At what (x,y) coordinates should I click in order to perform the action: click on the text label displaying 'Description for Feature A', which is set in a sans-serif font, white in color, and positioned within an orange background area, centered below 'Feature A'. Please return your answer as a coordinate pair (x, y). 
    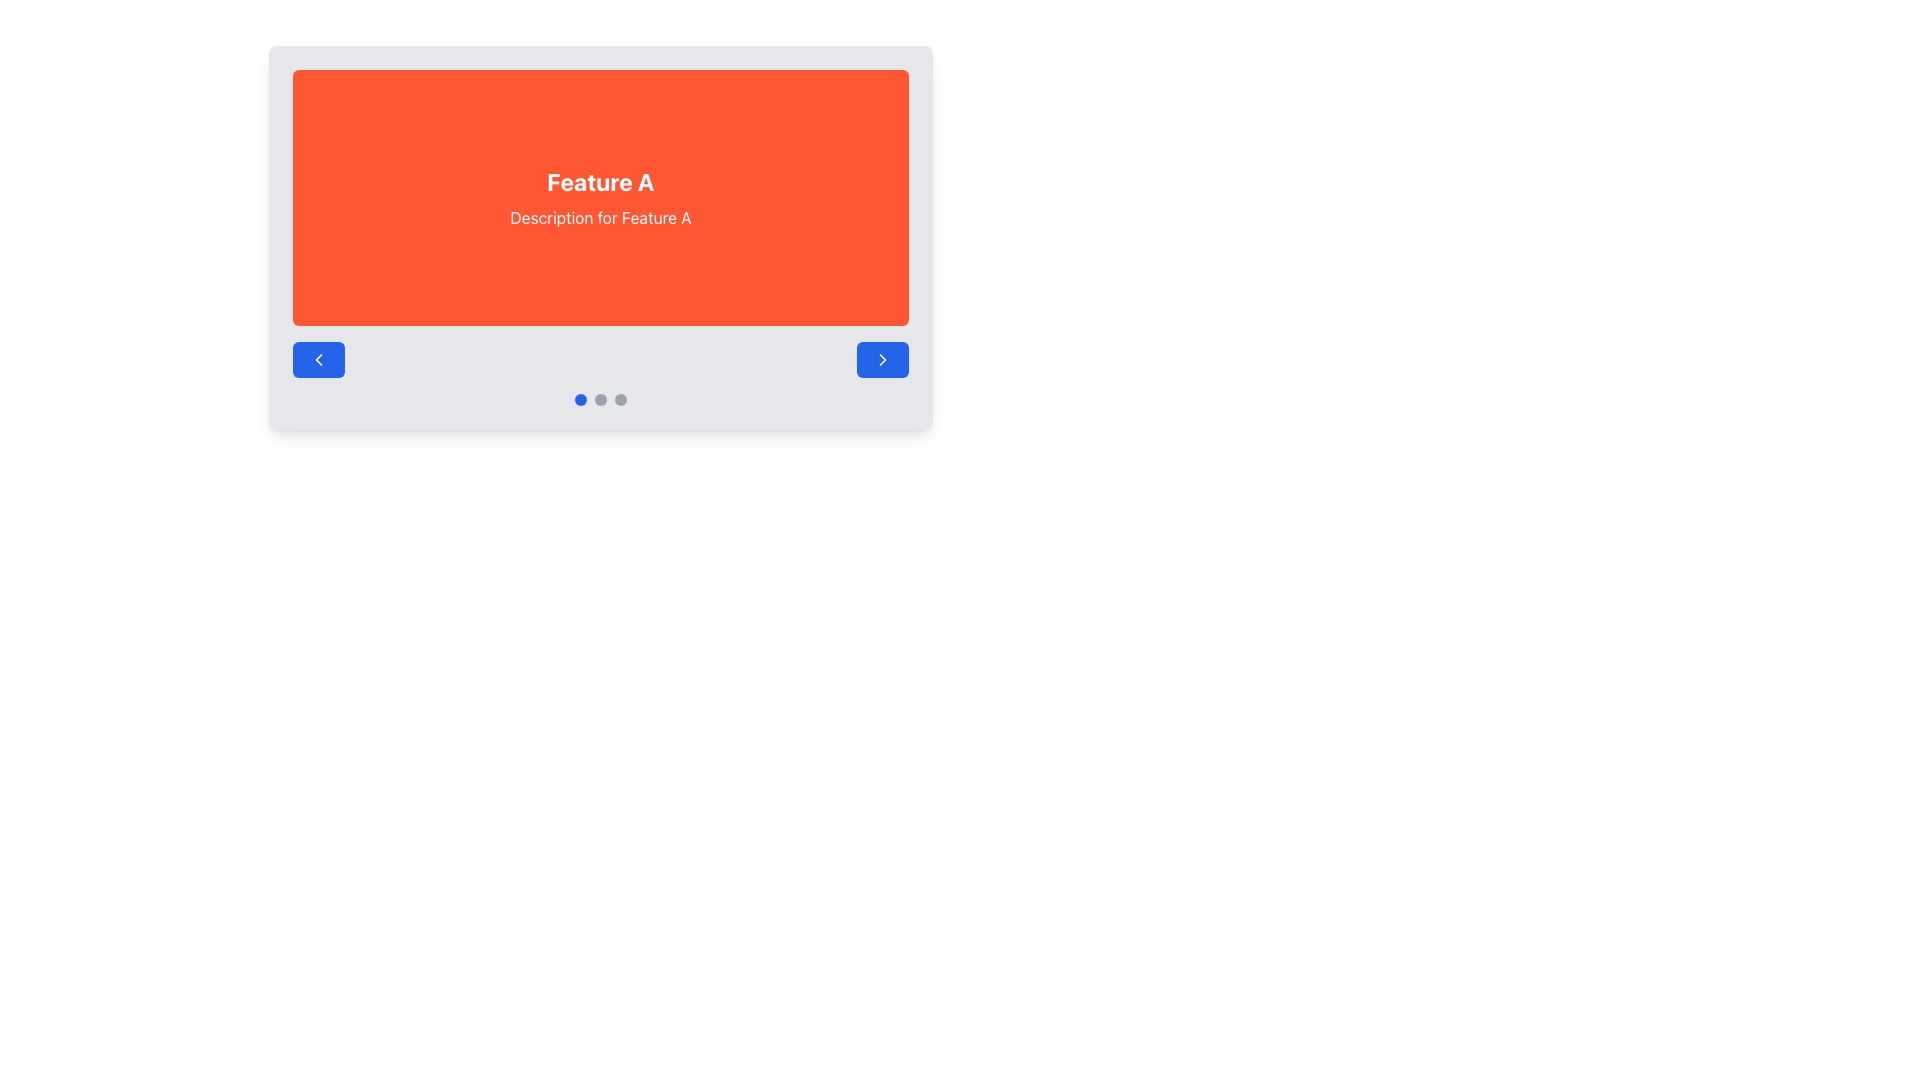
    Looking at the image, I should click on (599, 218).